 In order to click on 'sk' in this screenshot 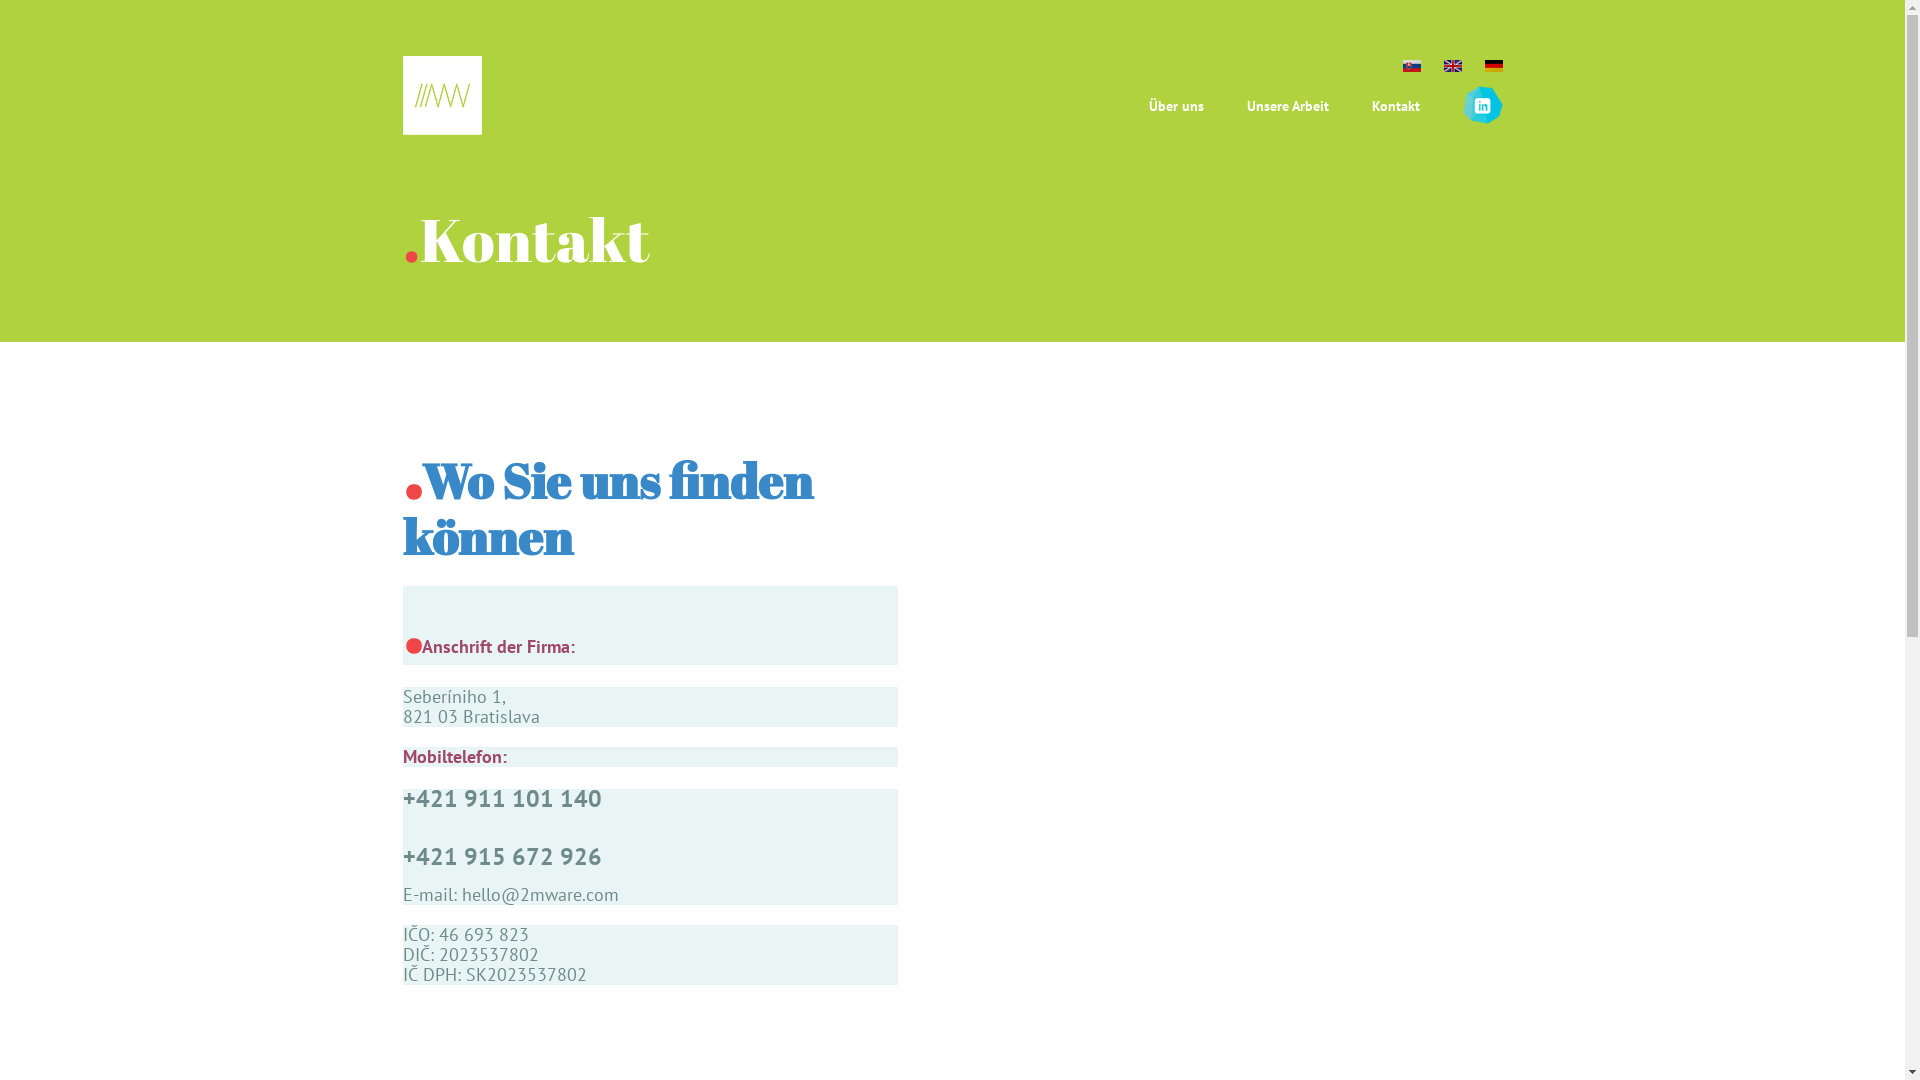, I will do `click(1410, 64)`.